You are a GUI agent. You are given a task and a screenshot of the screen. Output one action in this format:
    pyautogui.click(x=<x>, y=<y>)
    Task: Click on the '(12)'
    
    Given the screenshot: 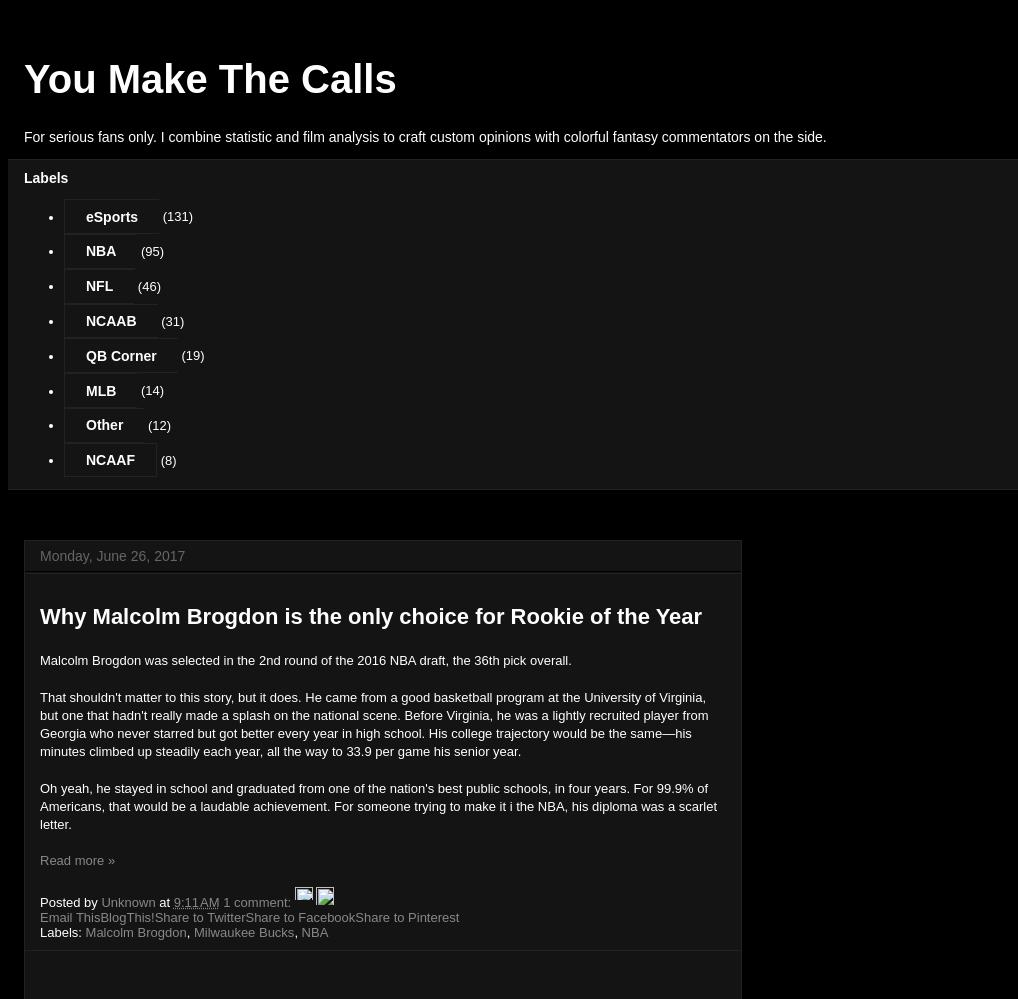 What is the action you would take?
    pyautogui.click(x=159, y=424)
    